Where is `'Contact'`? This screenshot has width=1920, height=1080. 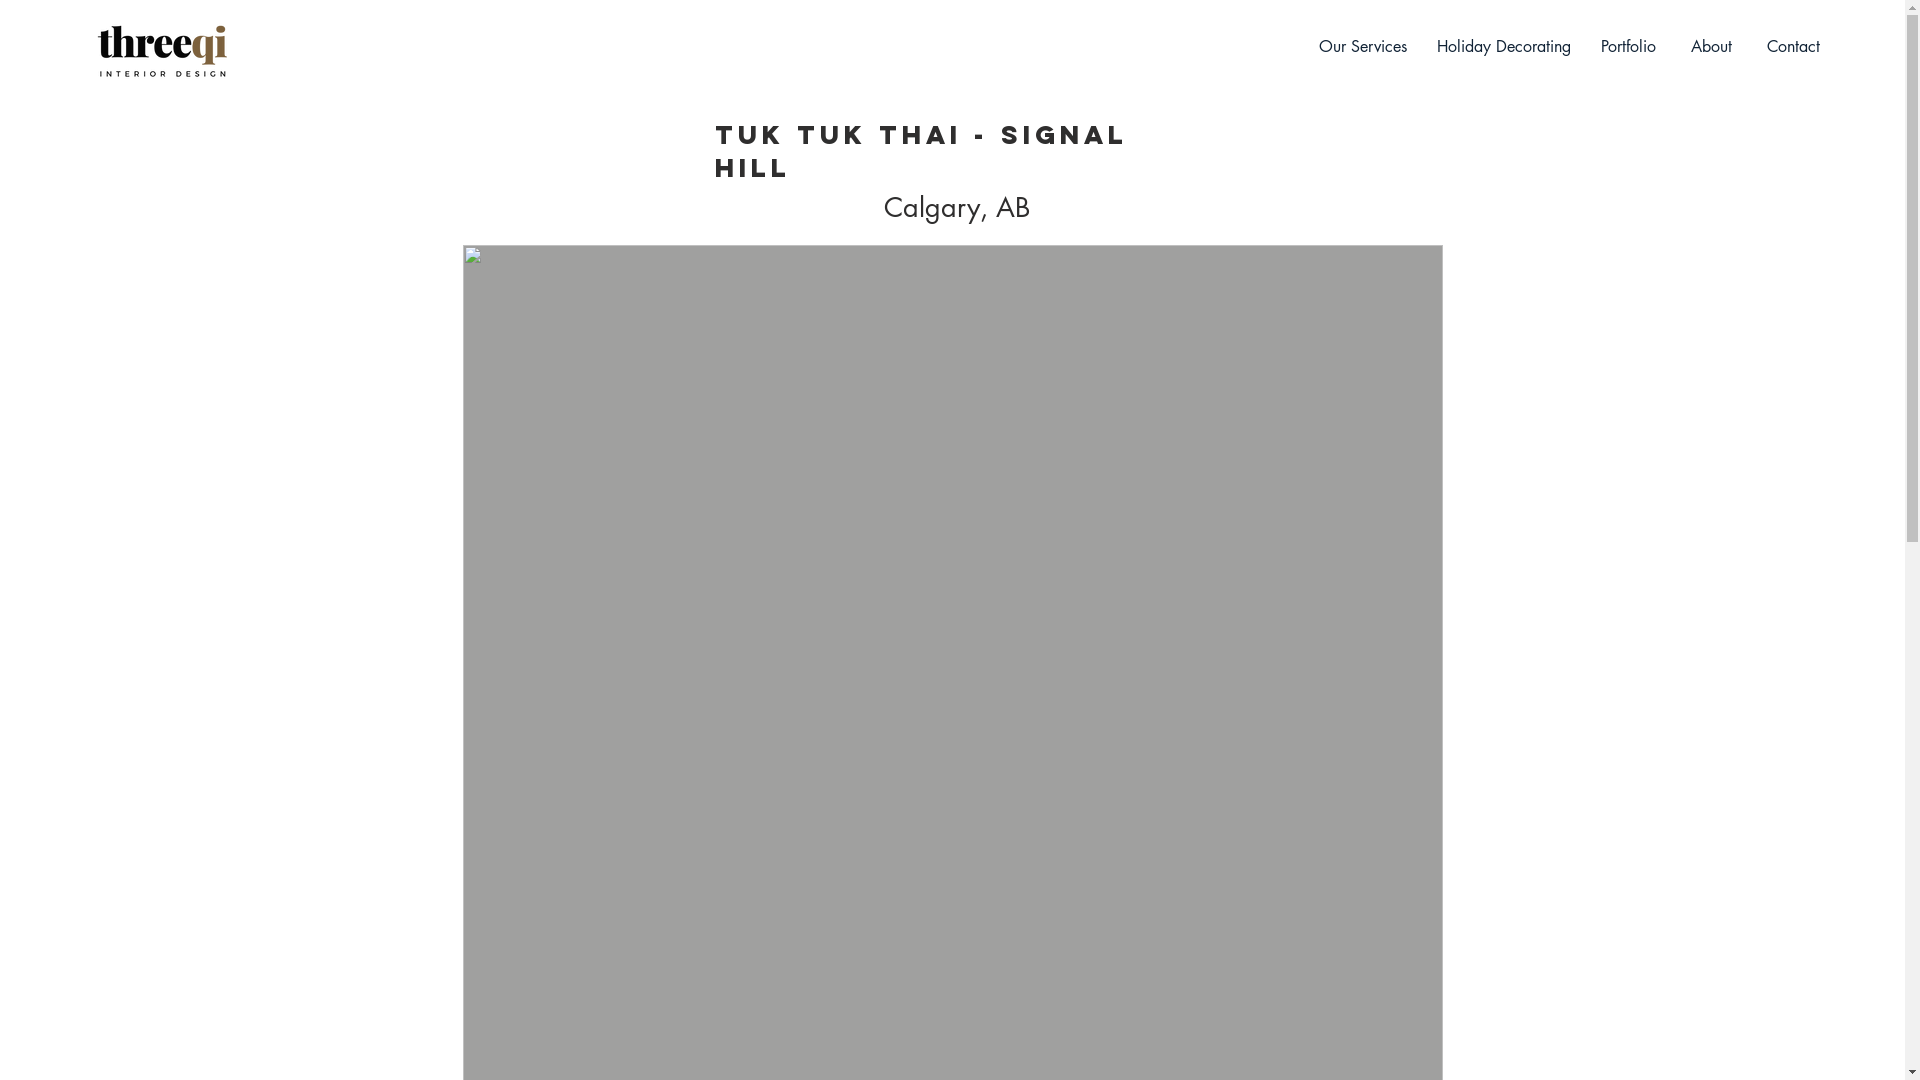 'Contact' is located at coordinates (1794, 45).